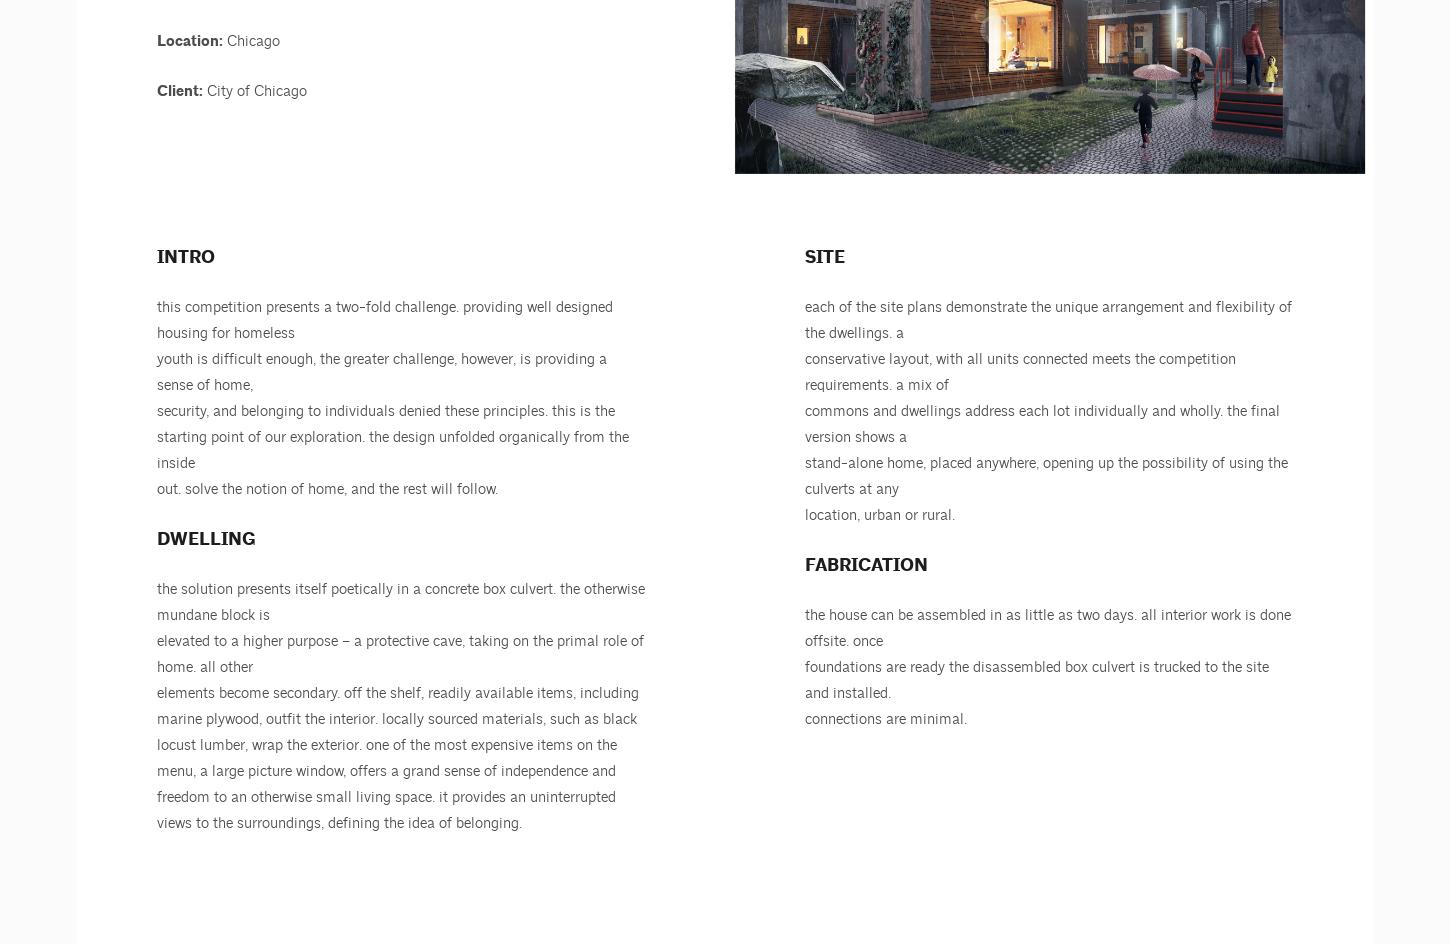 The image size is (1450, 944). What do you see at coordinates (1048, 319) in the screenshot?
I see `'each of the site plans demonstrate the unique arrangement and flexibility of the dwellings. a'` at bounding box center [1048, 319].